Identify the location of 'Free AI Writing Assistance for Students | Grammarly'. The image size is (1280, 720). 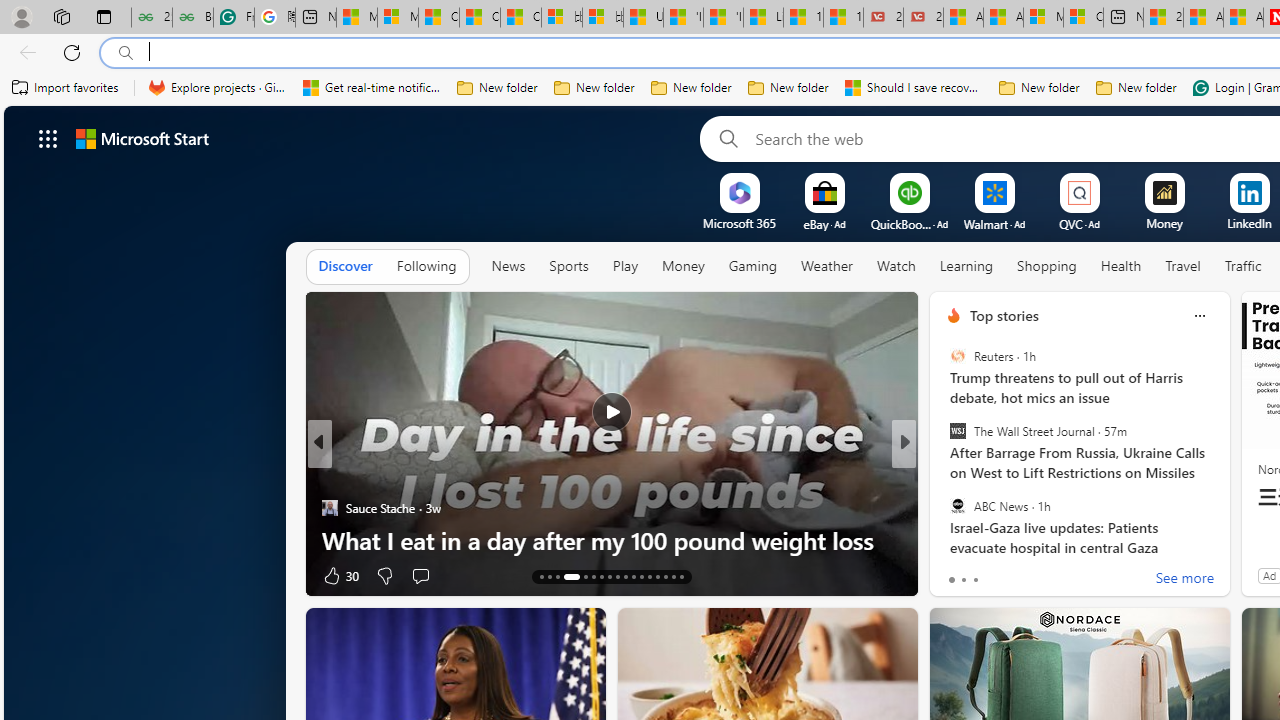
(233, 17).